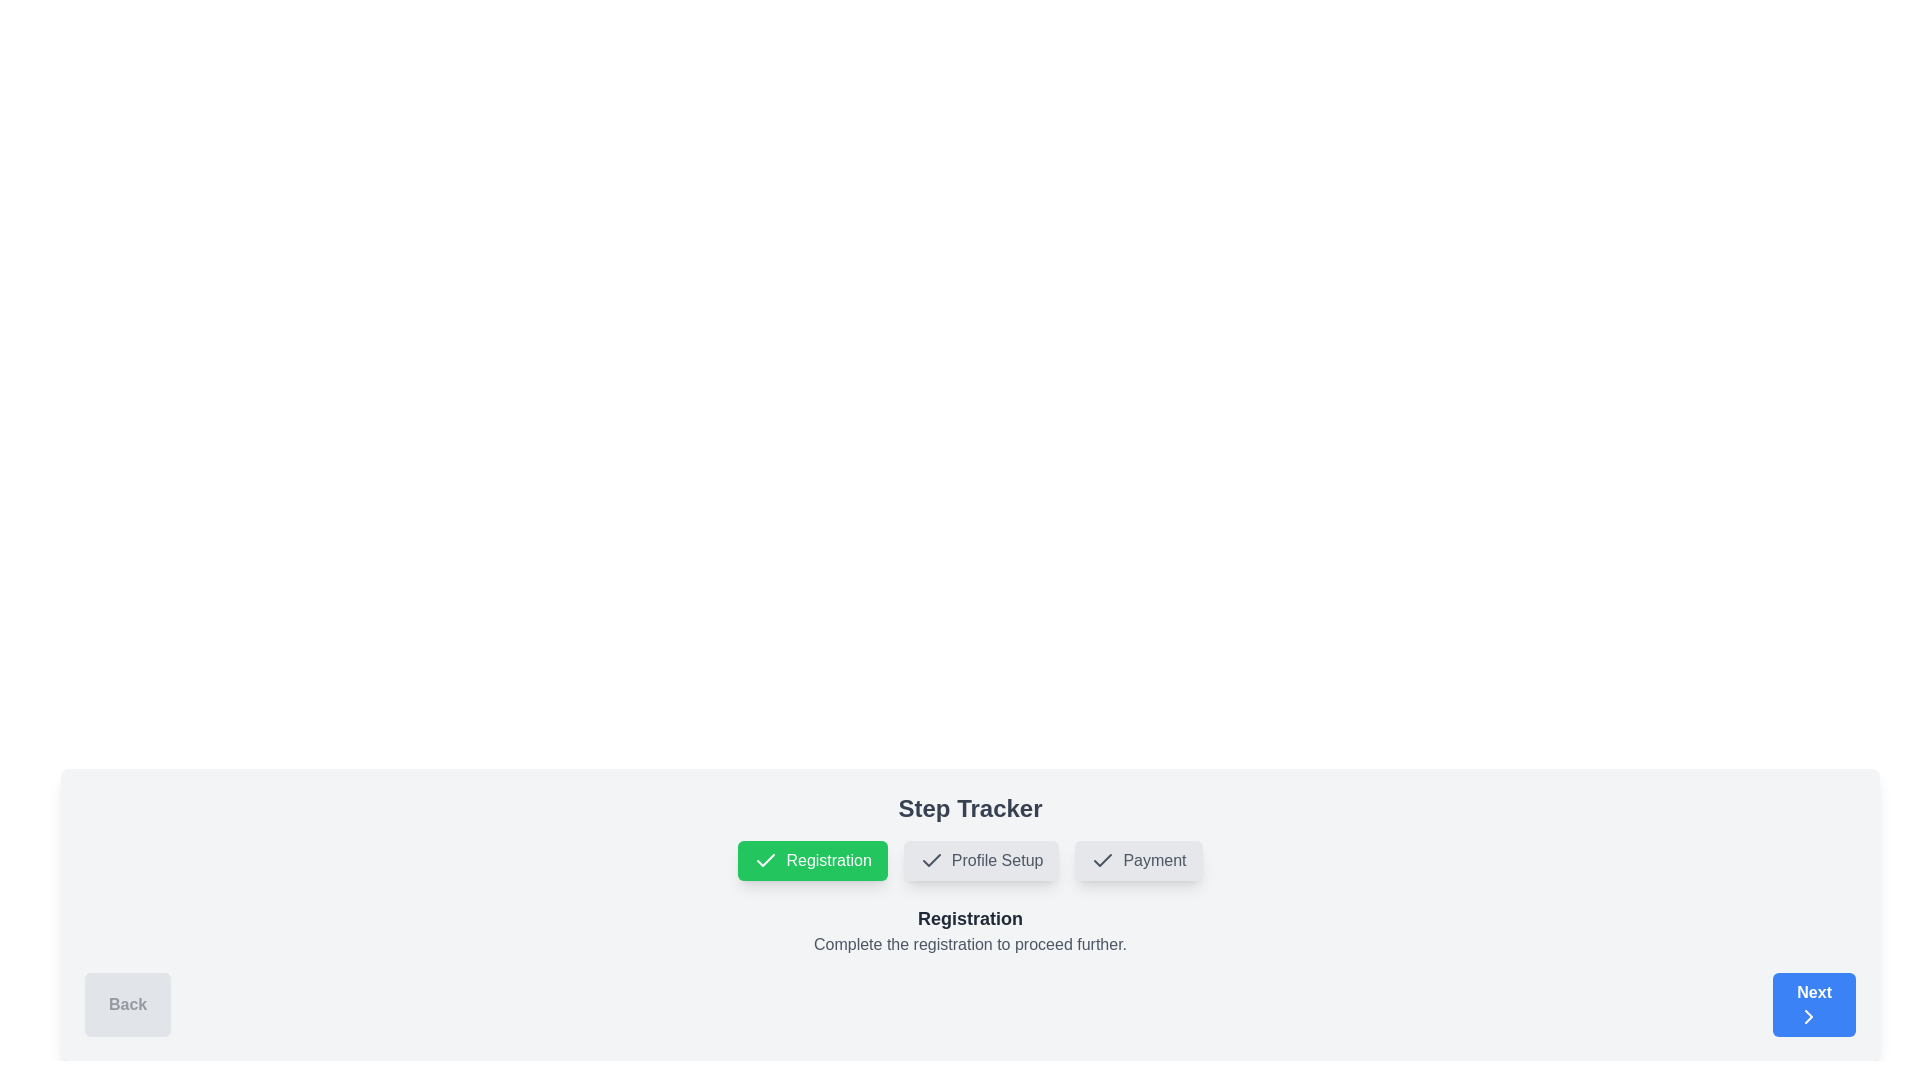 This screenshot has height=1080, width=1920. Describe the element at coordinates (829, 859) in the screenshot. I see `the 'Registration' text label, which is displayed in white on a green background, centered within its bounding area, and located inside a button-like element with rounded corners` at that location.